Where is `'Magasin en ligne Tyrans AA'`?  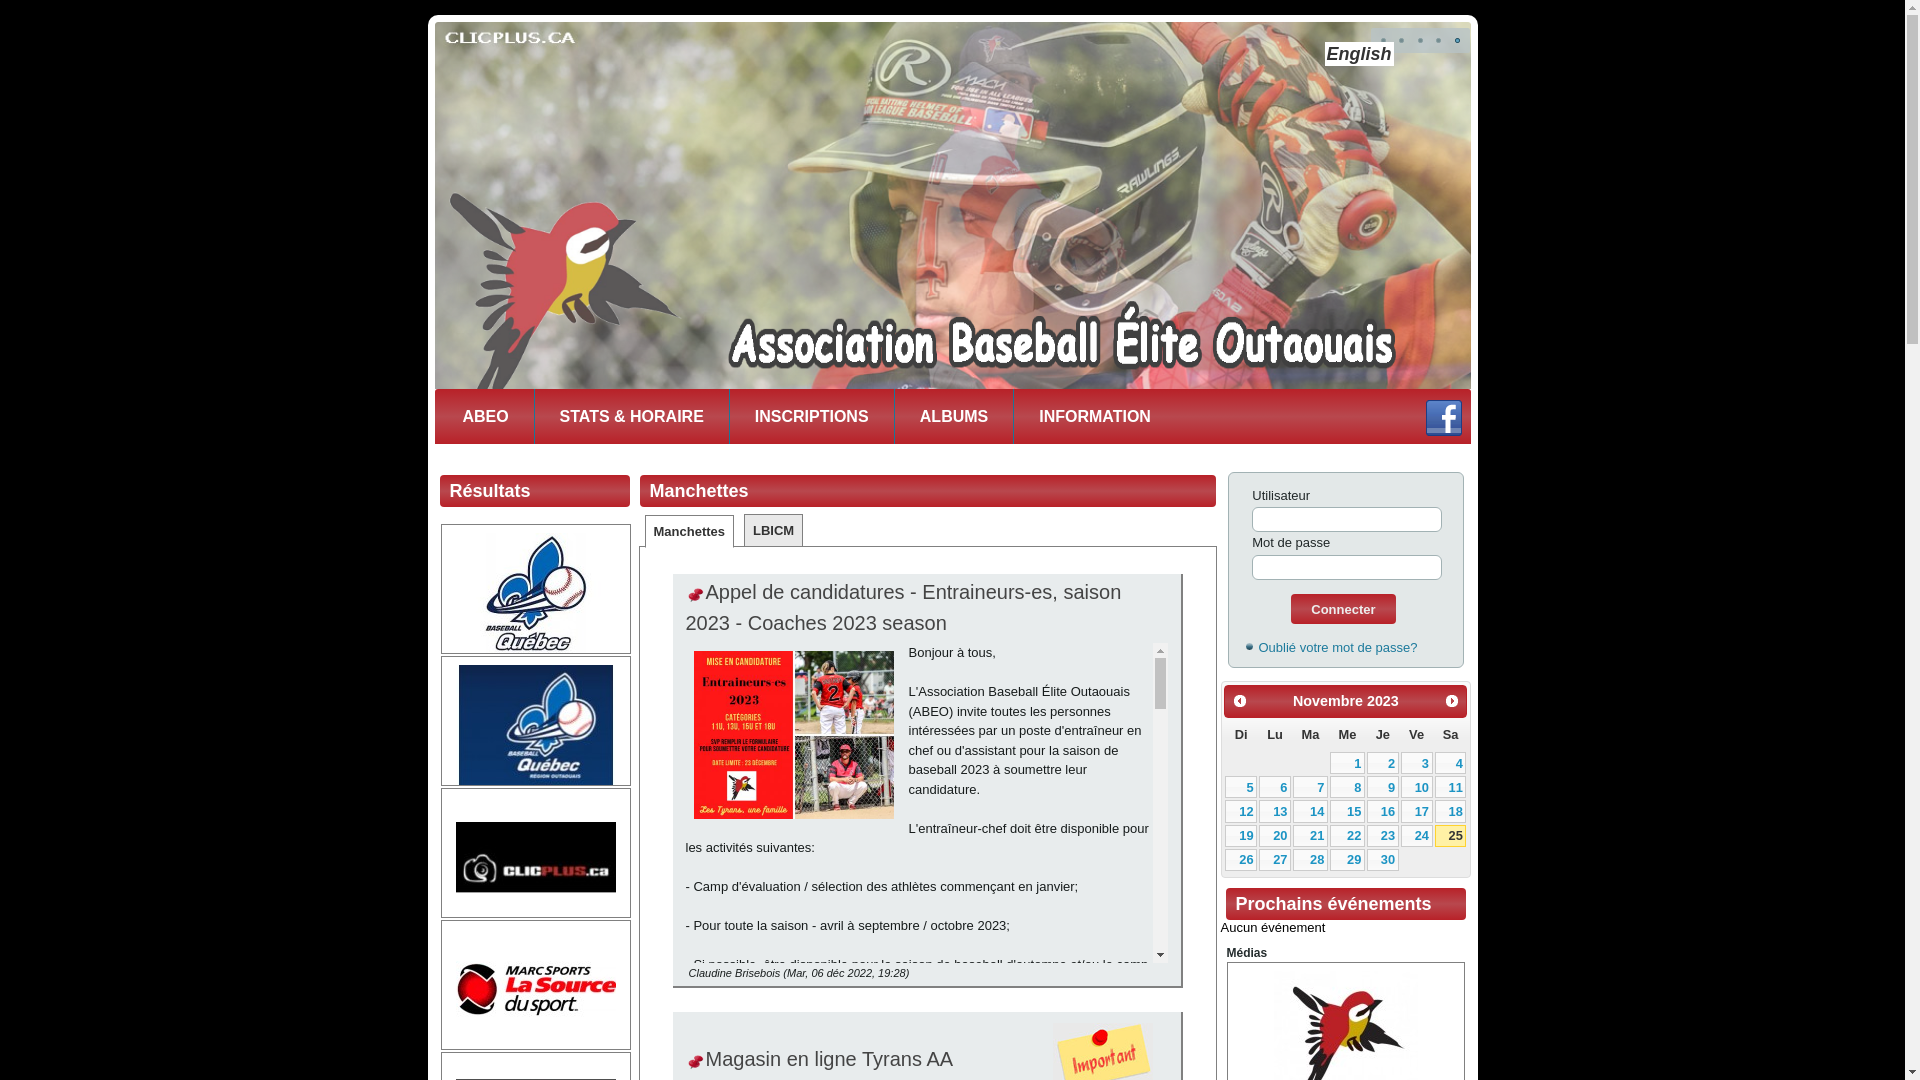
'Magasin en ligne Tyrans AA' is located at coordinates (830, 1058).